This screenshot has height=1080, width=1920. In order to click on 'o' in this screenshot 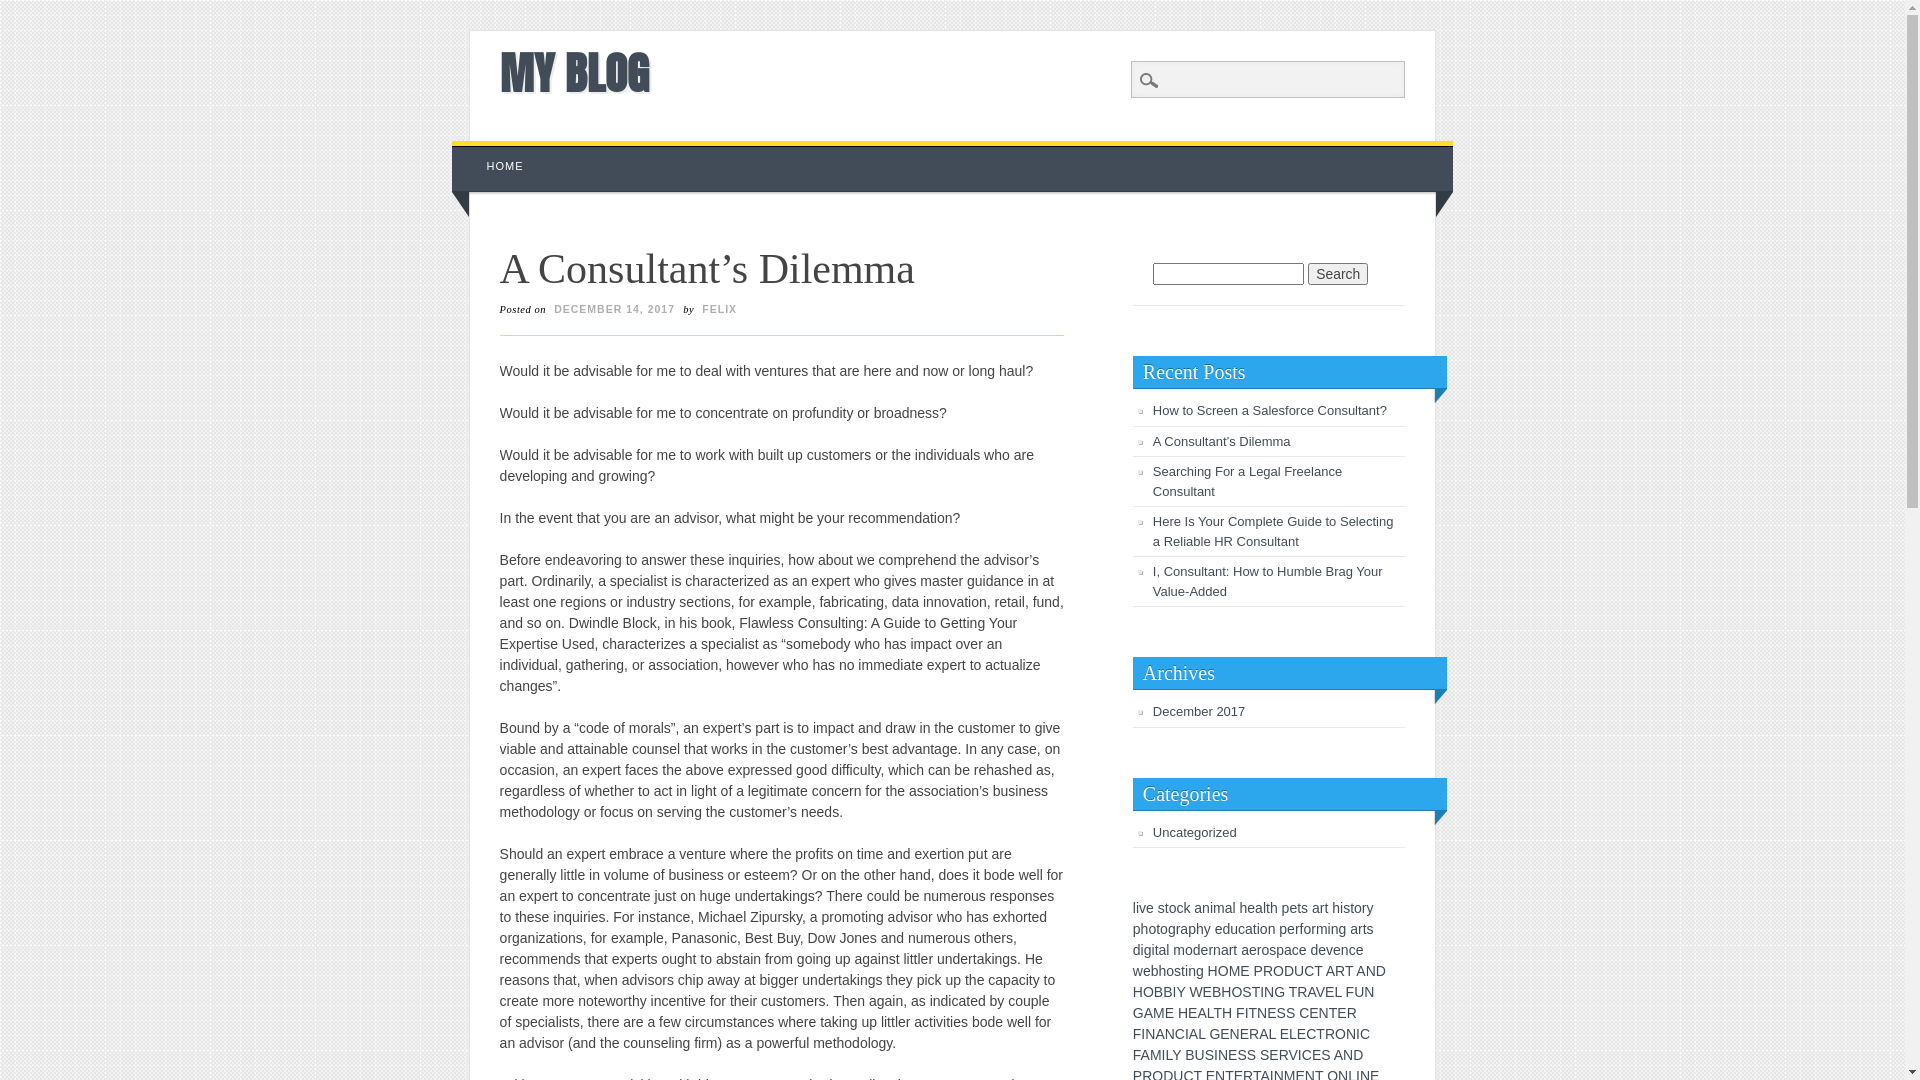, I will do `click(1152, 929)`.